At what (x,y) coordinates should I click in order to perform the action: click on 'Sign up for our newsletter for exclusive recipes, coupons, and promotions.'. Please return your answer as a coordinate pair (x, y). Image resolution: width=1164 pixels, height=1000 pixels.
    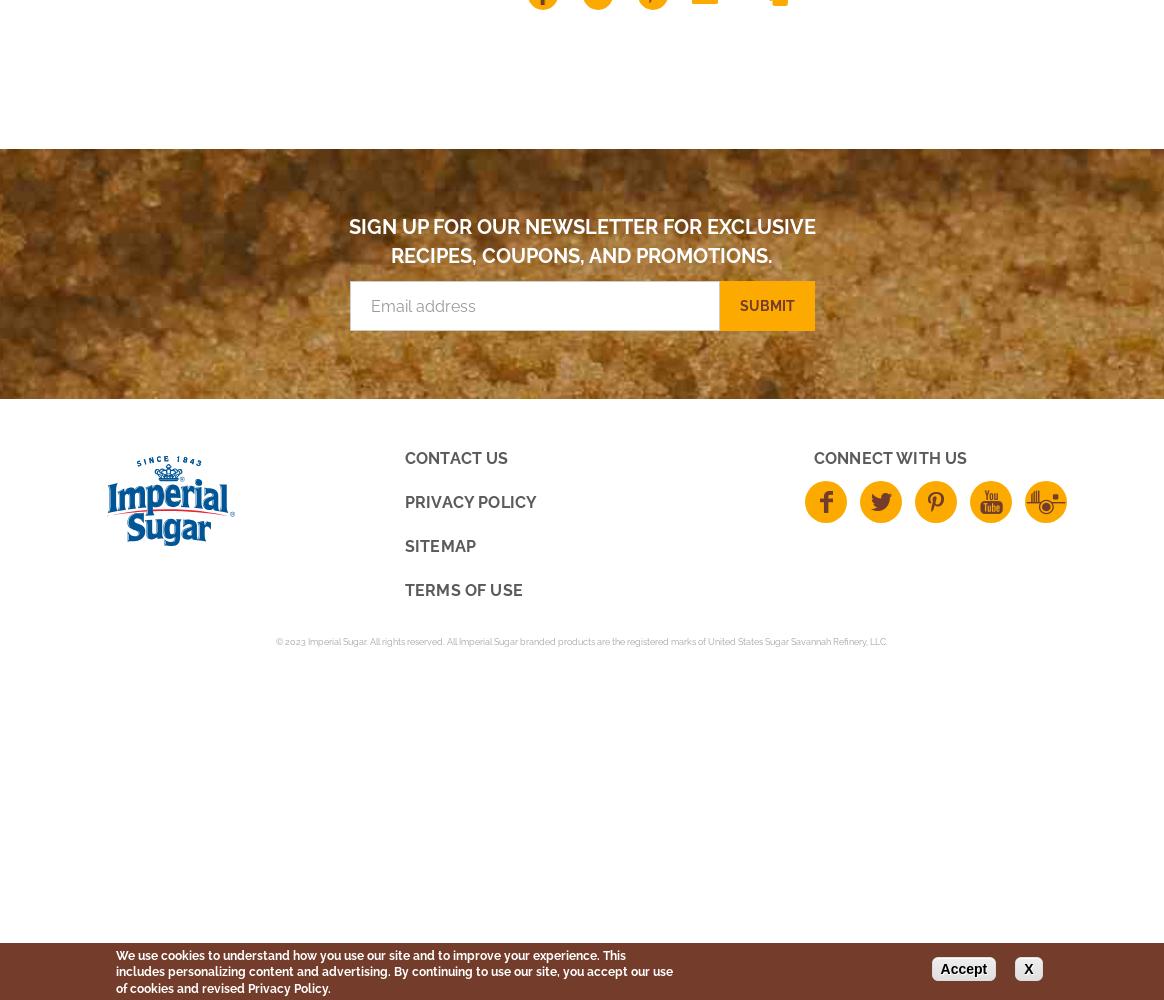
    Looking at the image, I should click on (580, 240).